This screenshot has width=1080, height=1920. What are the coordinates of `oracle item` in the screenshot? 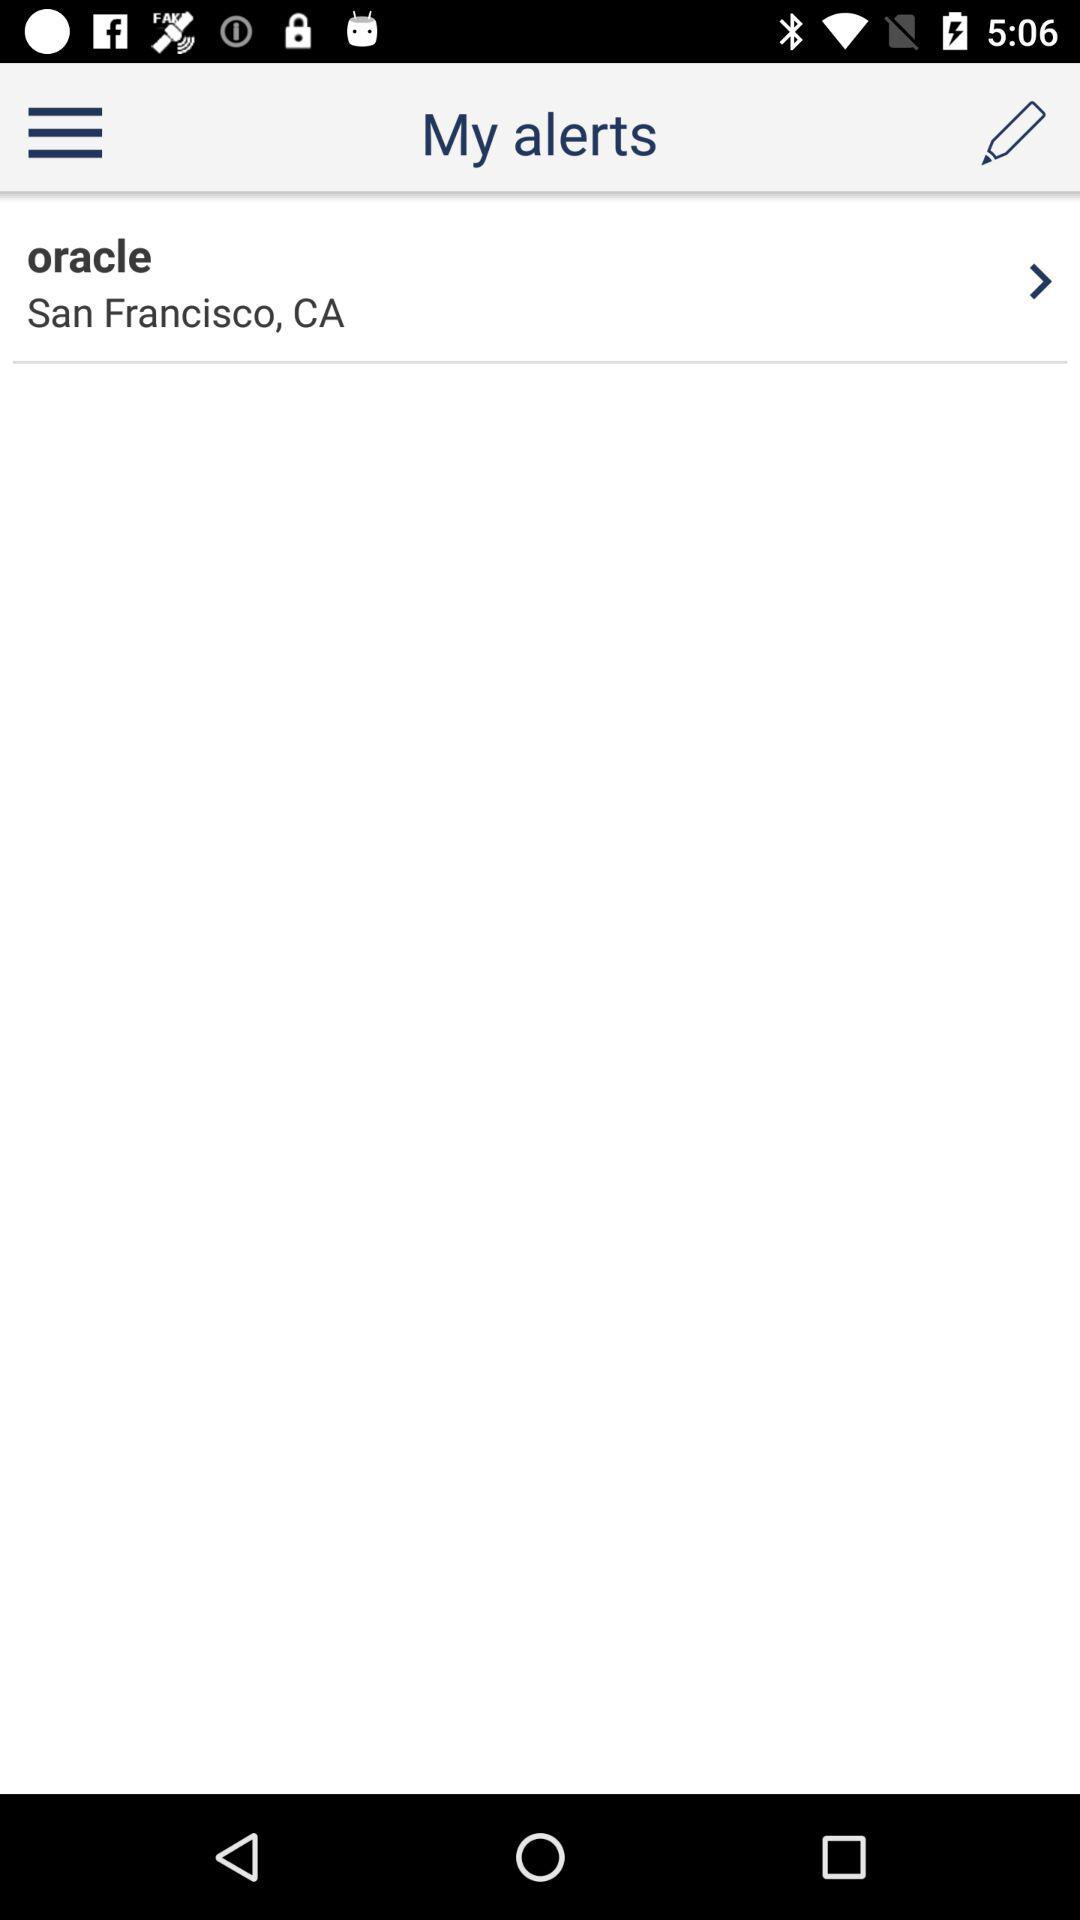 It's located at (88, 253).